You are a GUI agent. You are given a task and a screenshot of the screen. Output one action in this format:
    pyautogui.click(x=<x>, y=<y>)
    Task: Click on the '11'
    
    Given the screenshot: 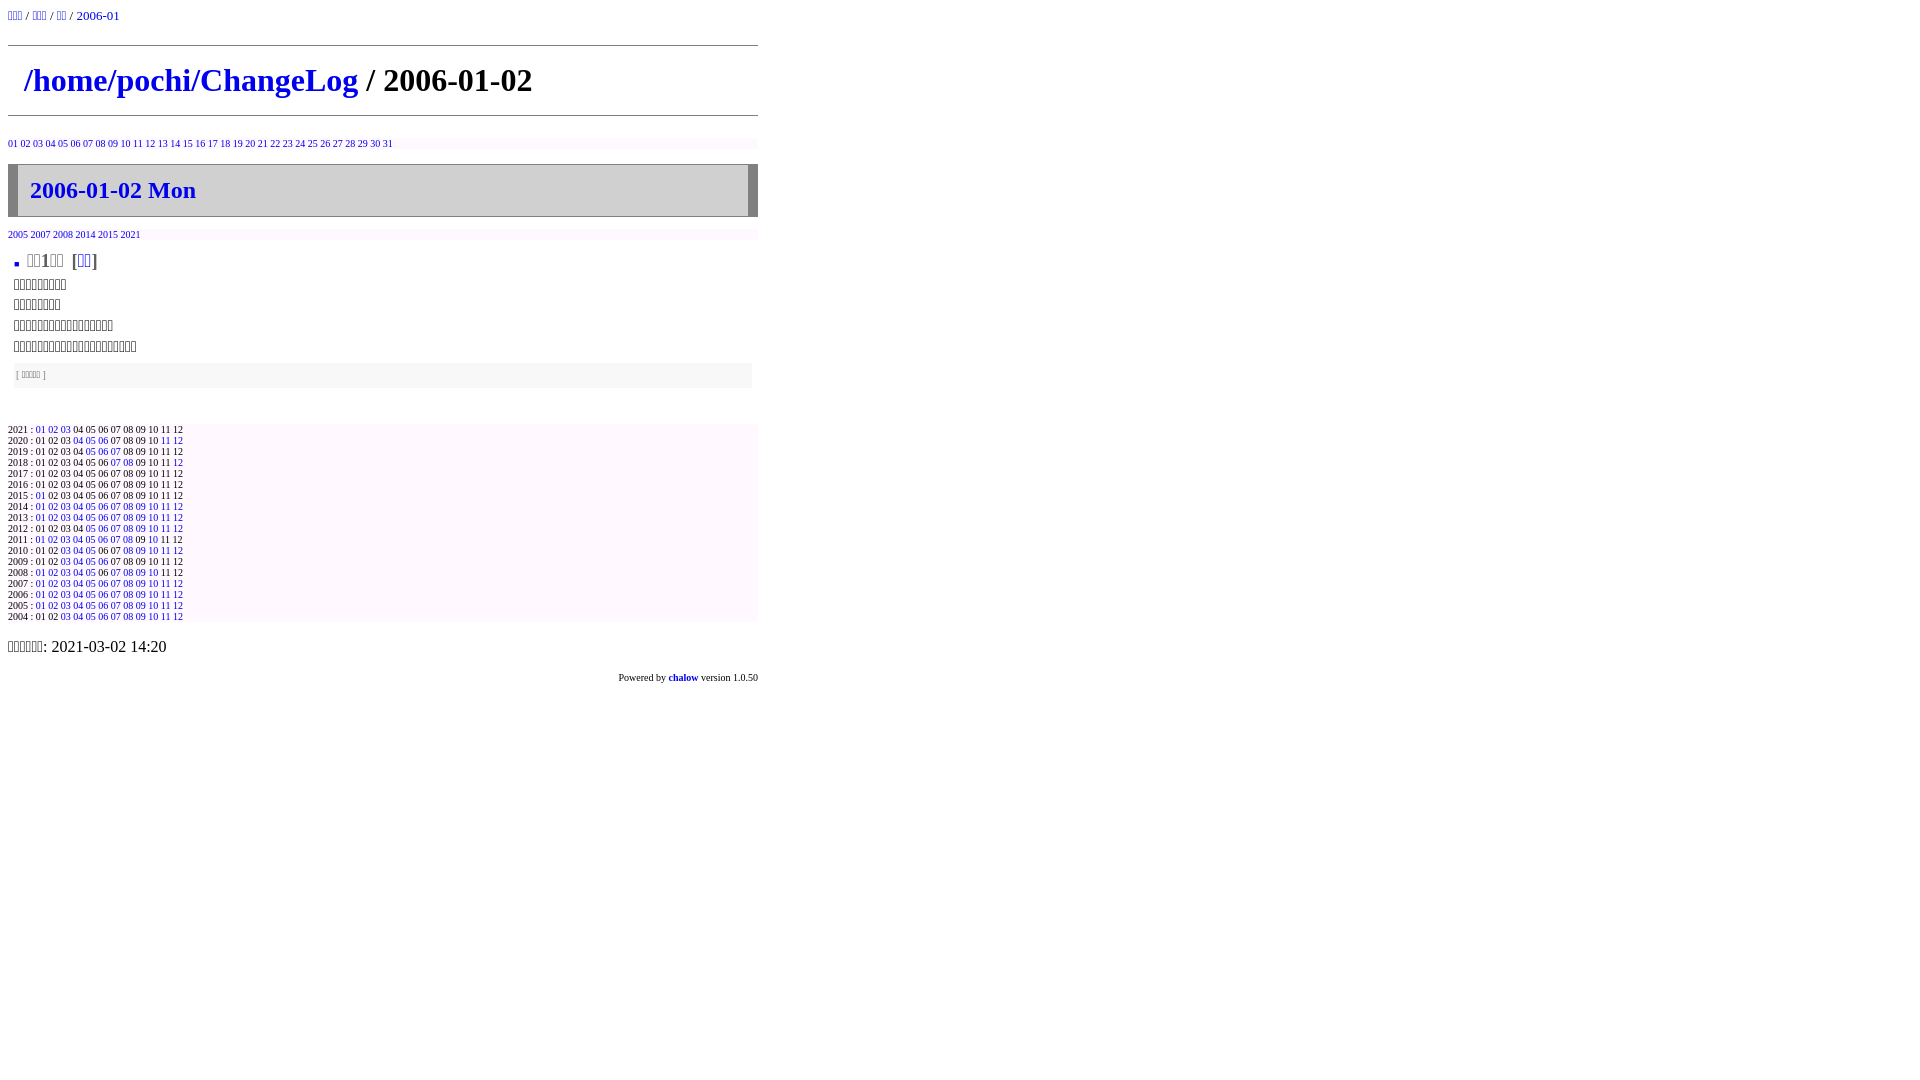 What is the action you would take?
    pyautogui.click(x=137, y=142)
    